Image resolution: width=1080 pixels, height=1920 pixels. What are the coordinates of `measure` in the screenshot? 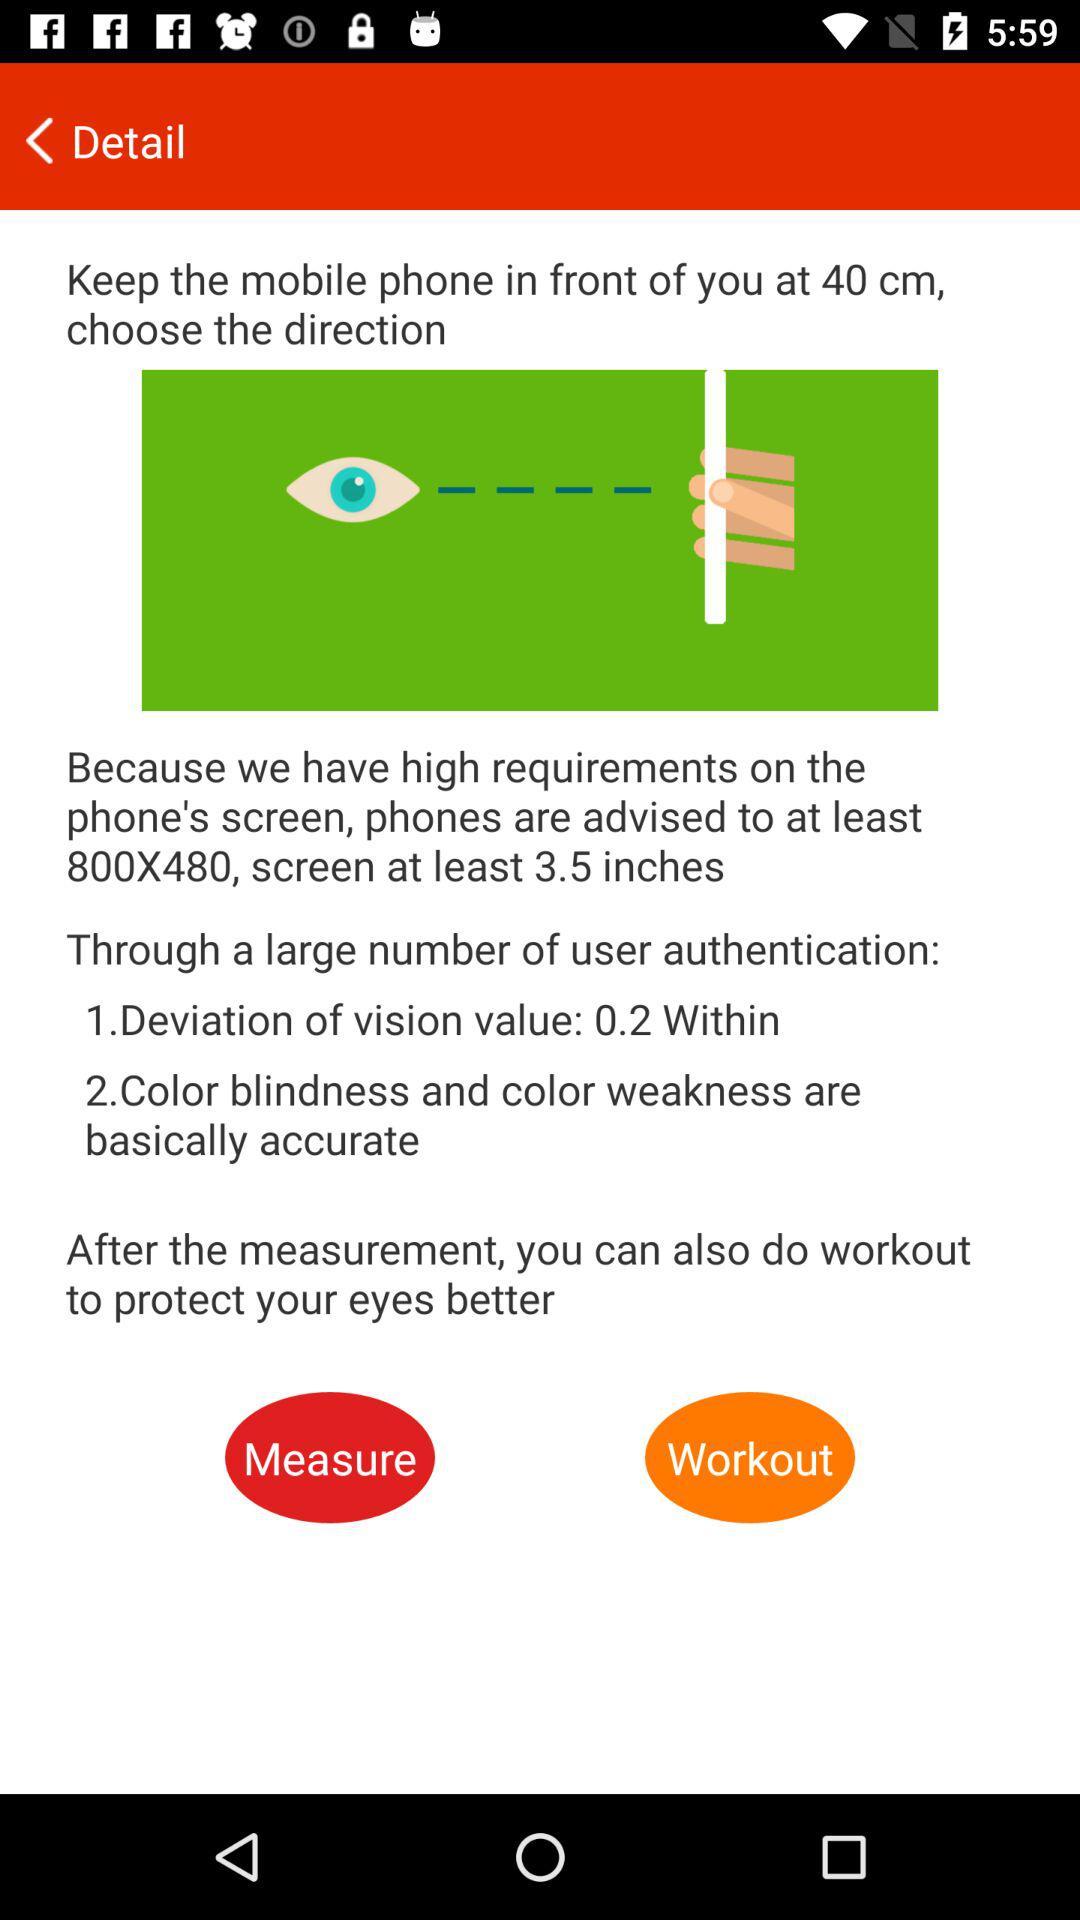 It's located at (329, 1457).